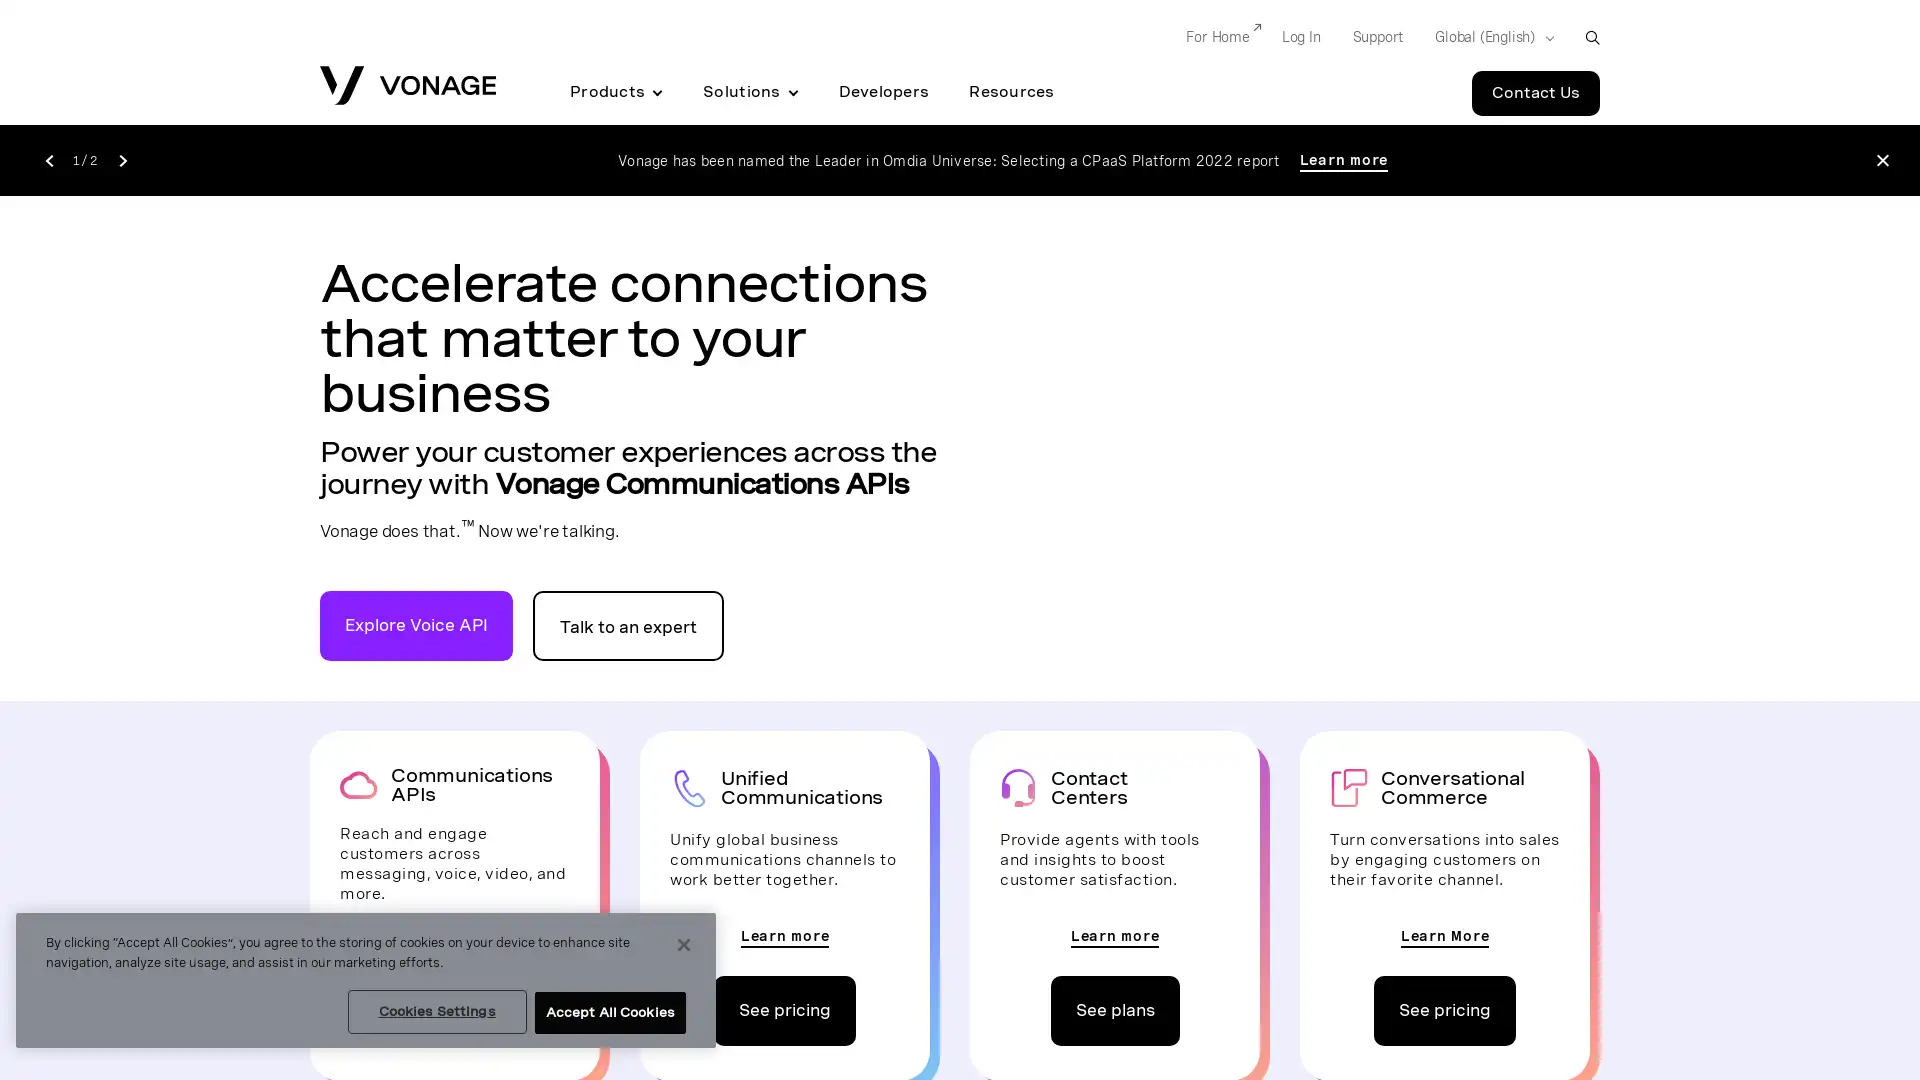 This screenshot has width=1920, height=1080. Describe the element at coordinates (1881, 159) in the screenshot. I see `Close the announcement` at that location.